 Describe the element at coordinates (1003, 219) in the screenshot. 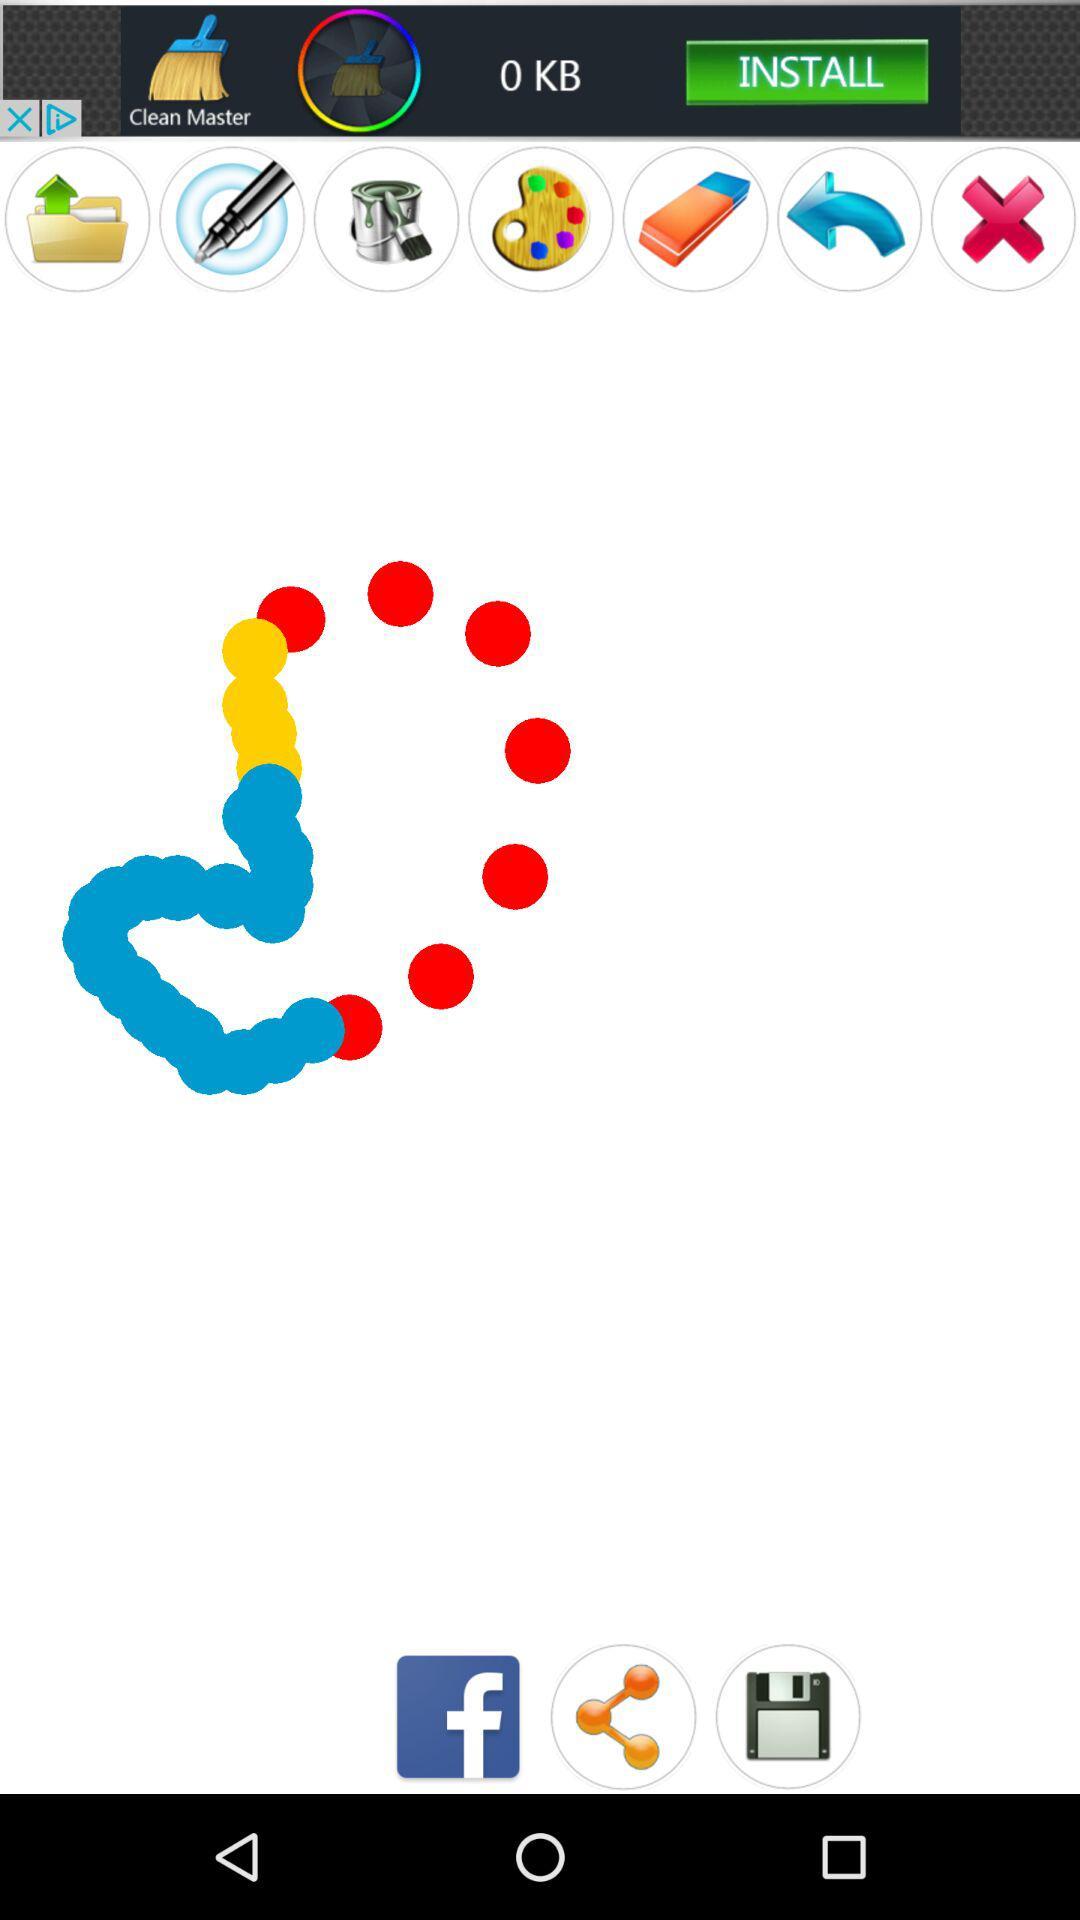

I see `close` at that location.